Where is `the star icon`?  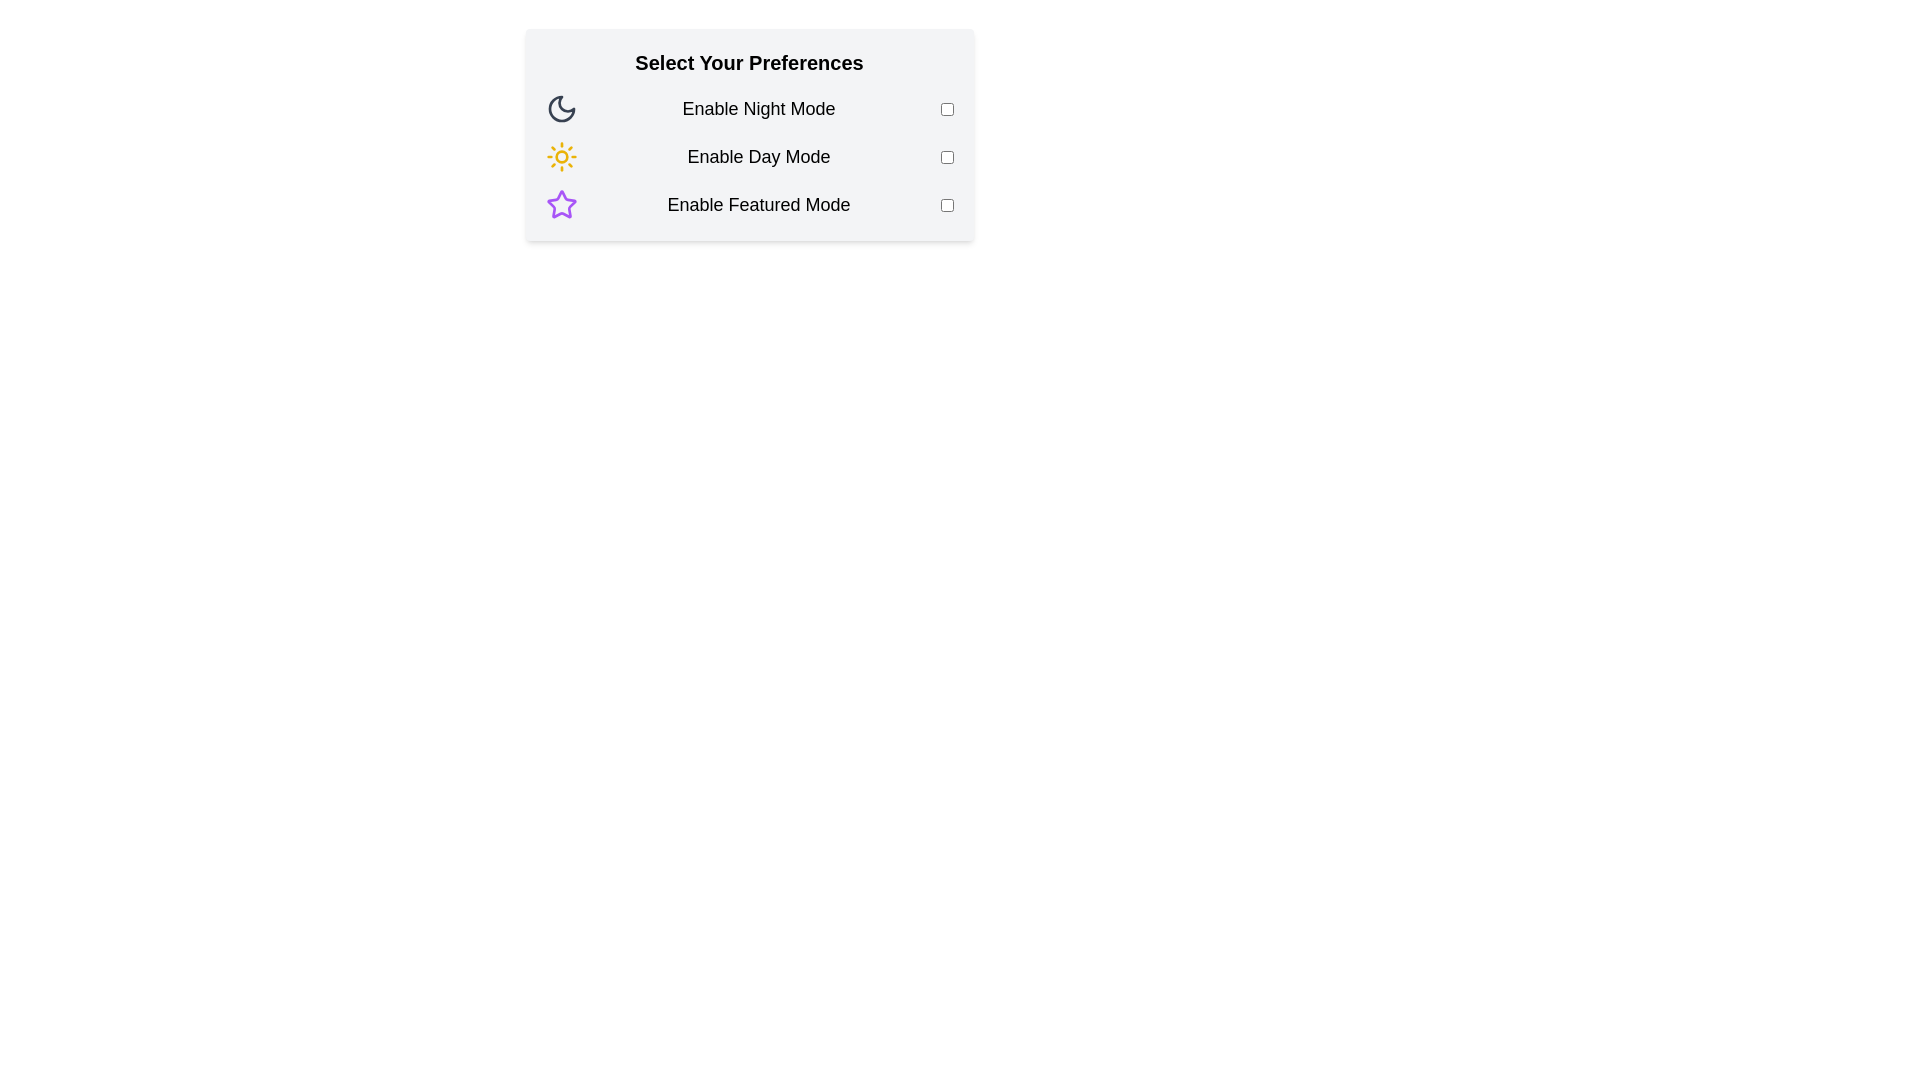 the star icon is located at coordinates (560, 204).